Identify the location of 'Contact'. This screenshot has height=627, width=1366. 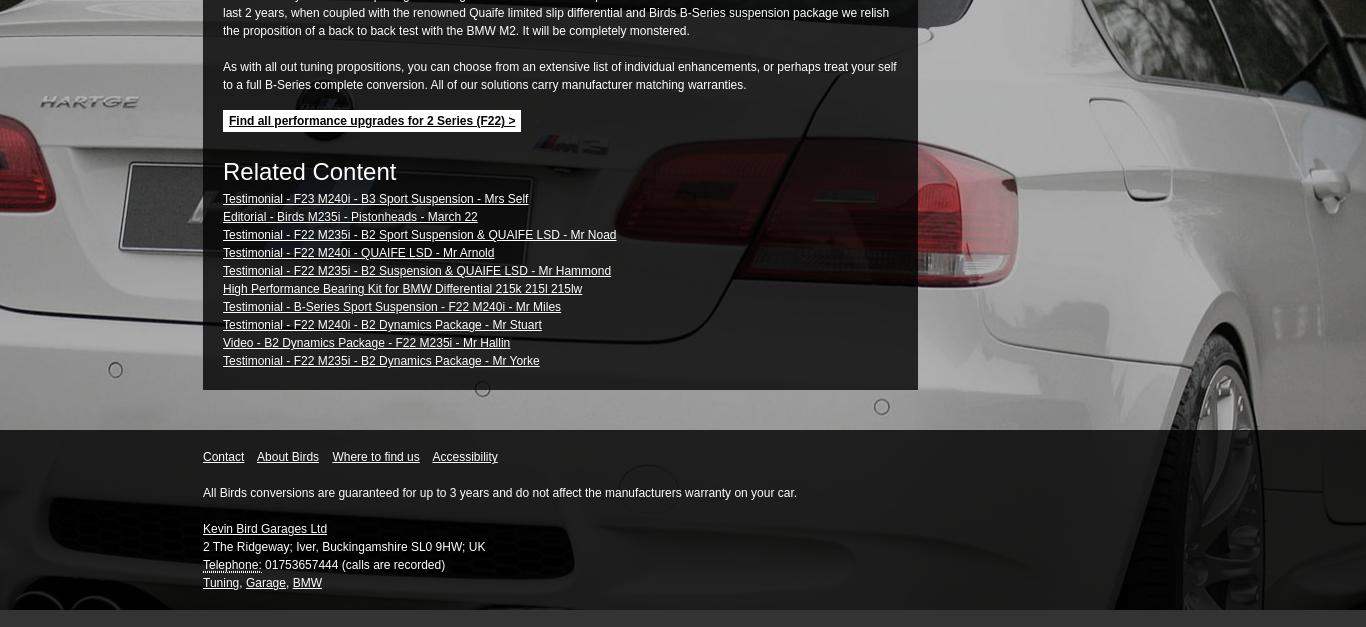
(222, 456).